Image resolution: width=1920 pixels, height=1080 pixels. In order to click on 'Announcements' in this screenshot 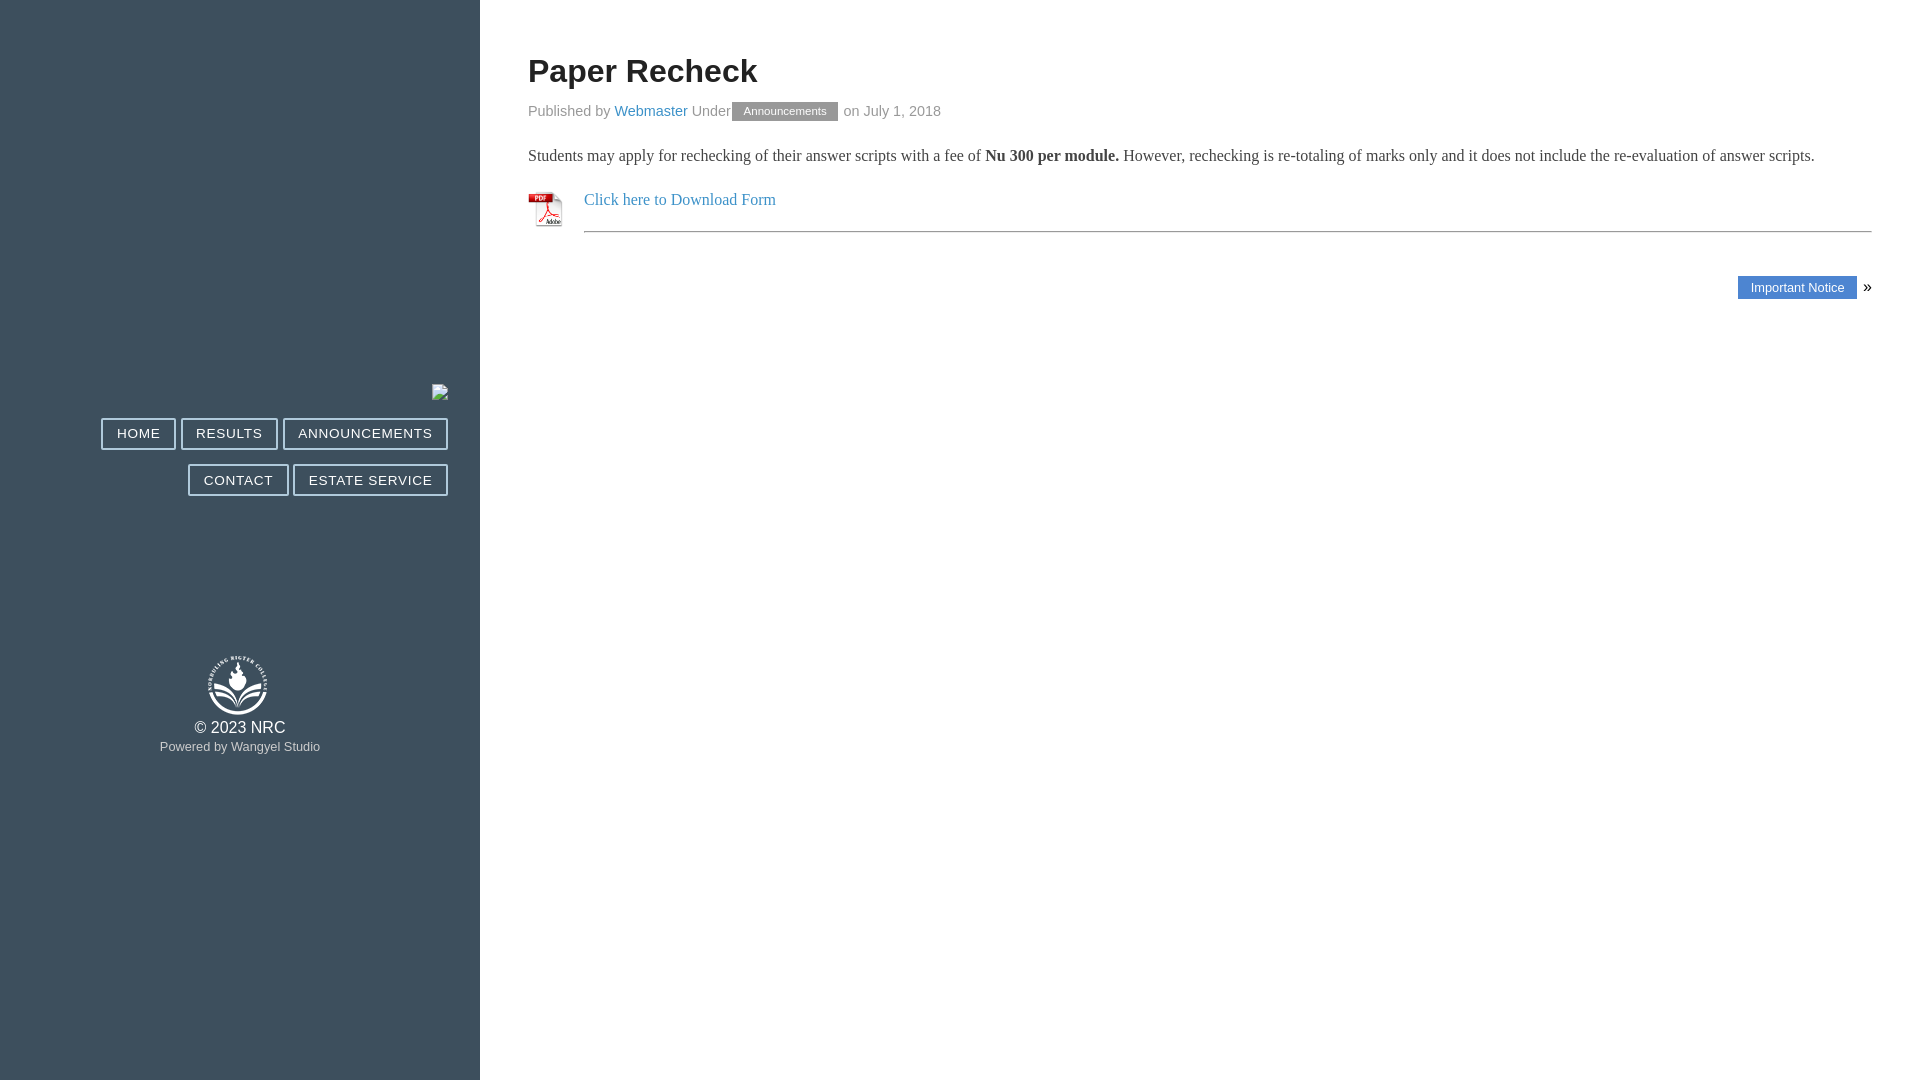, I will do `click(784, 111)`.